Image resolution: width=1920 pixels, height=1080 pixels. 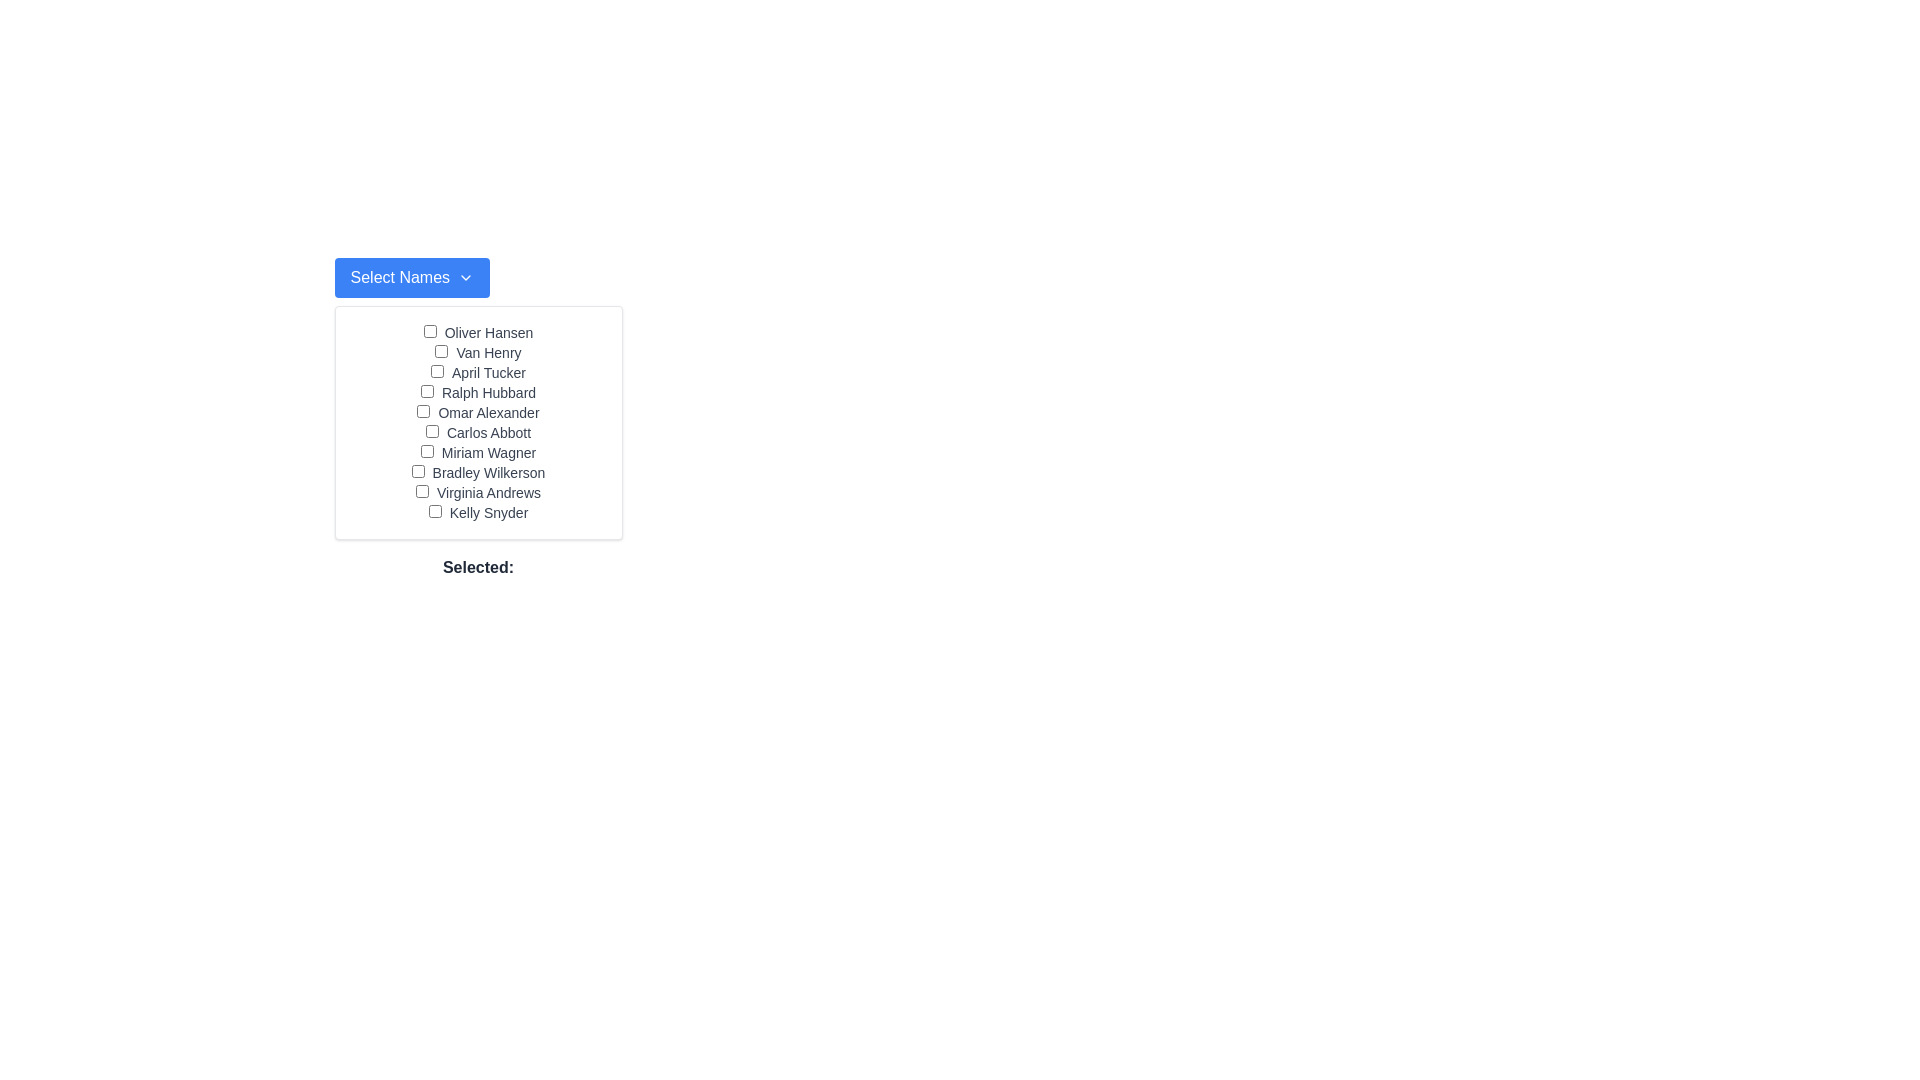 I want to click on the checkbox associated with 'Omar Alexander', so click(x=422, y=410).